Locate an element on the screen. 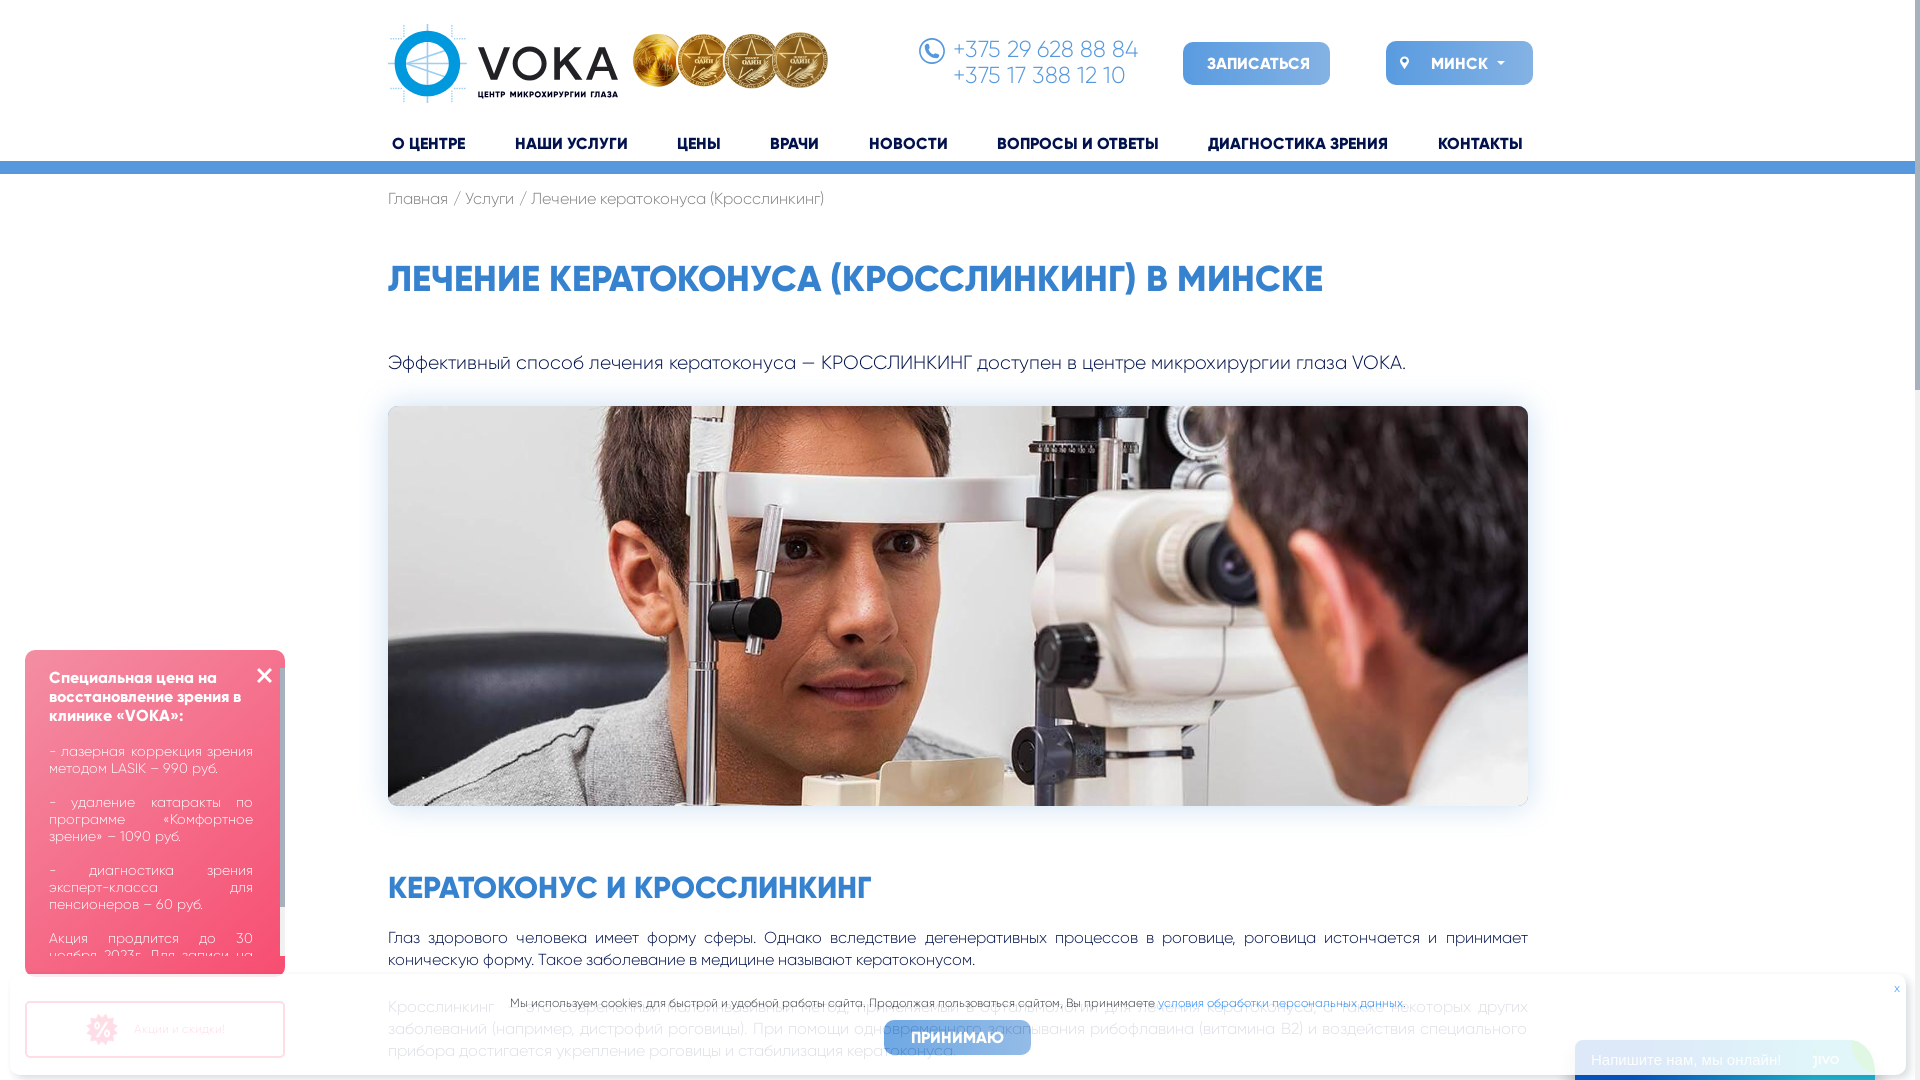 Image resolution: width=1920 pixels, height=1080 pixels. '+375 17 388 12 10' is located at coordinates (950, 74).